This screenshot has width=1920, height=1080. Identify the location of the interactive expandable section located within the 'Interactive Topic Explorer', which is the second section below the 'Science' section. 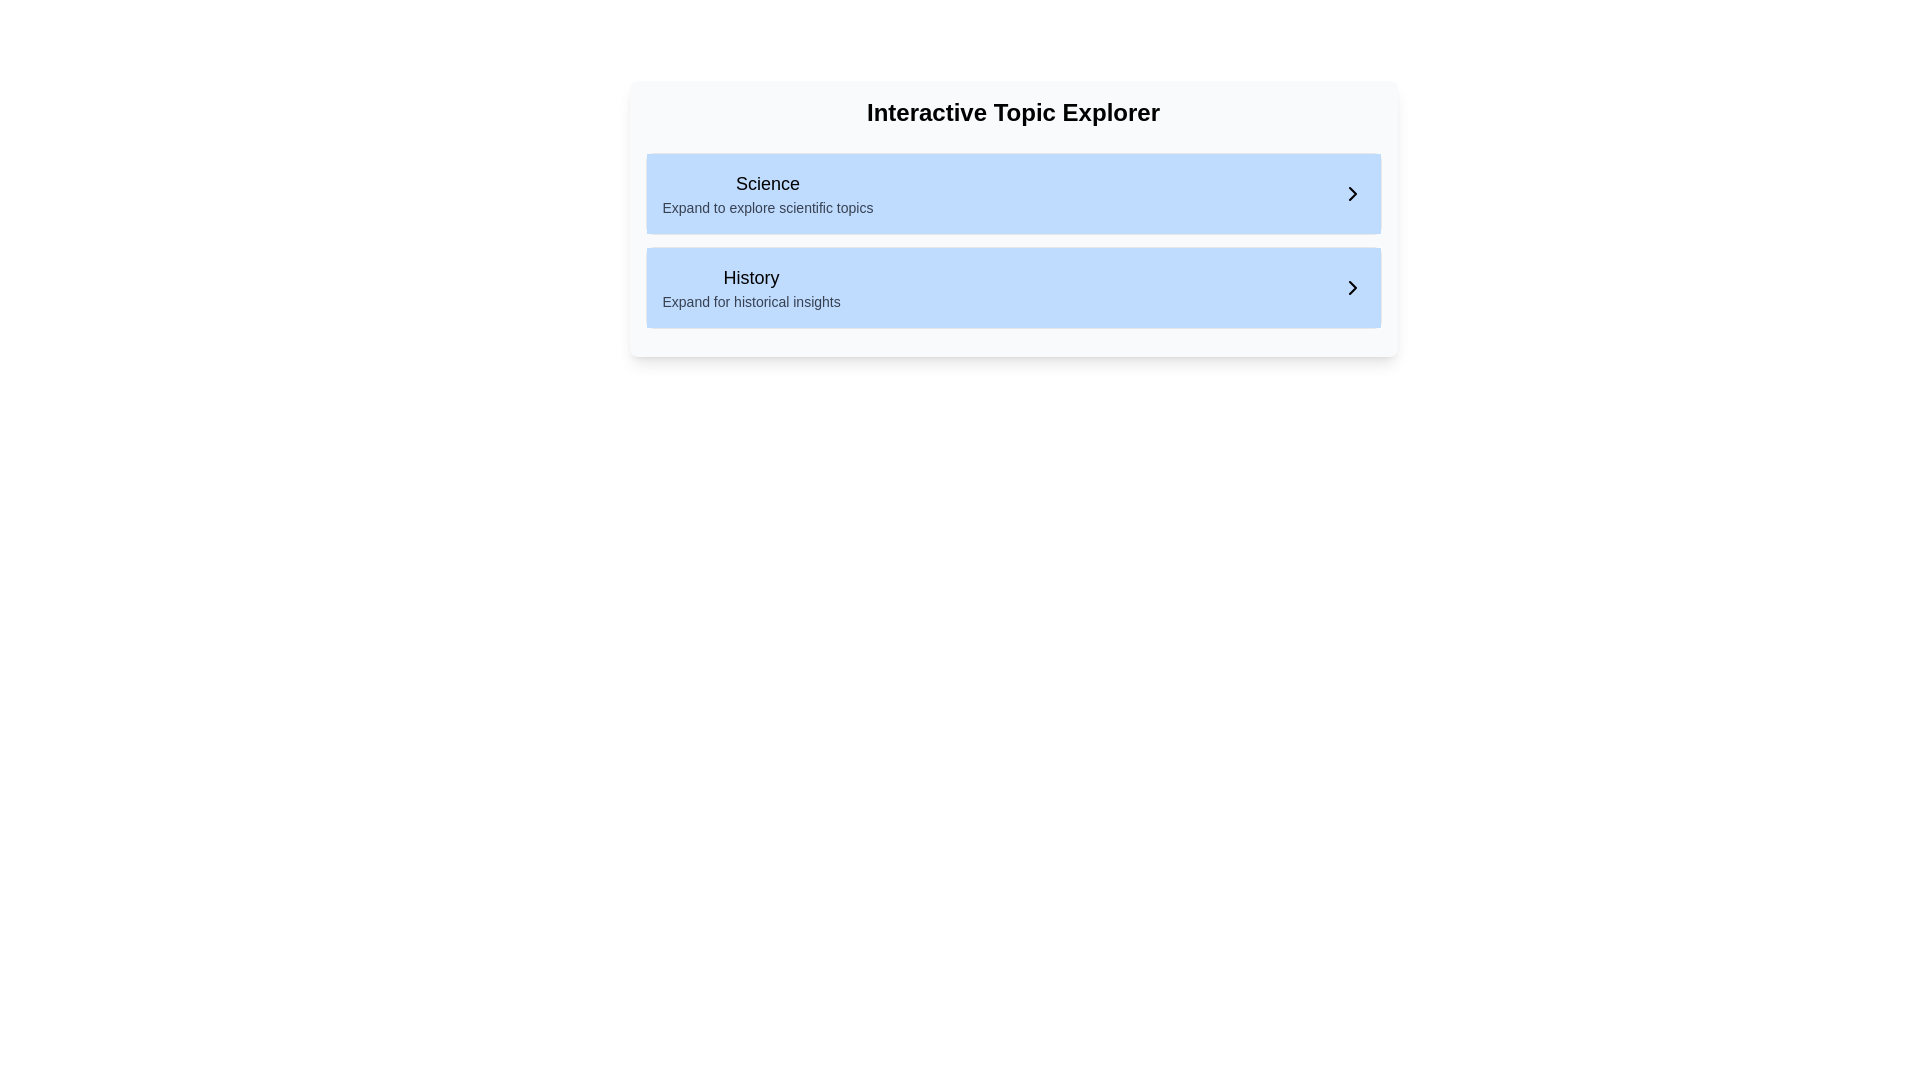
(1013, 239).